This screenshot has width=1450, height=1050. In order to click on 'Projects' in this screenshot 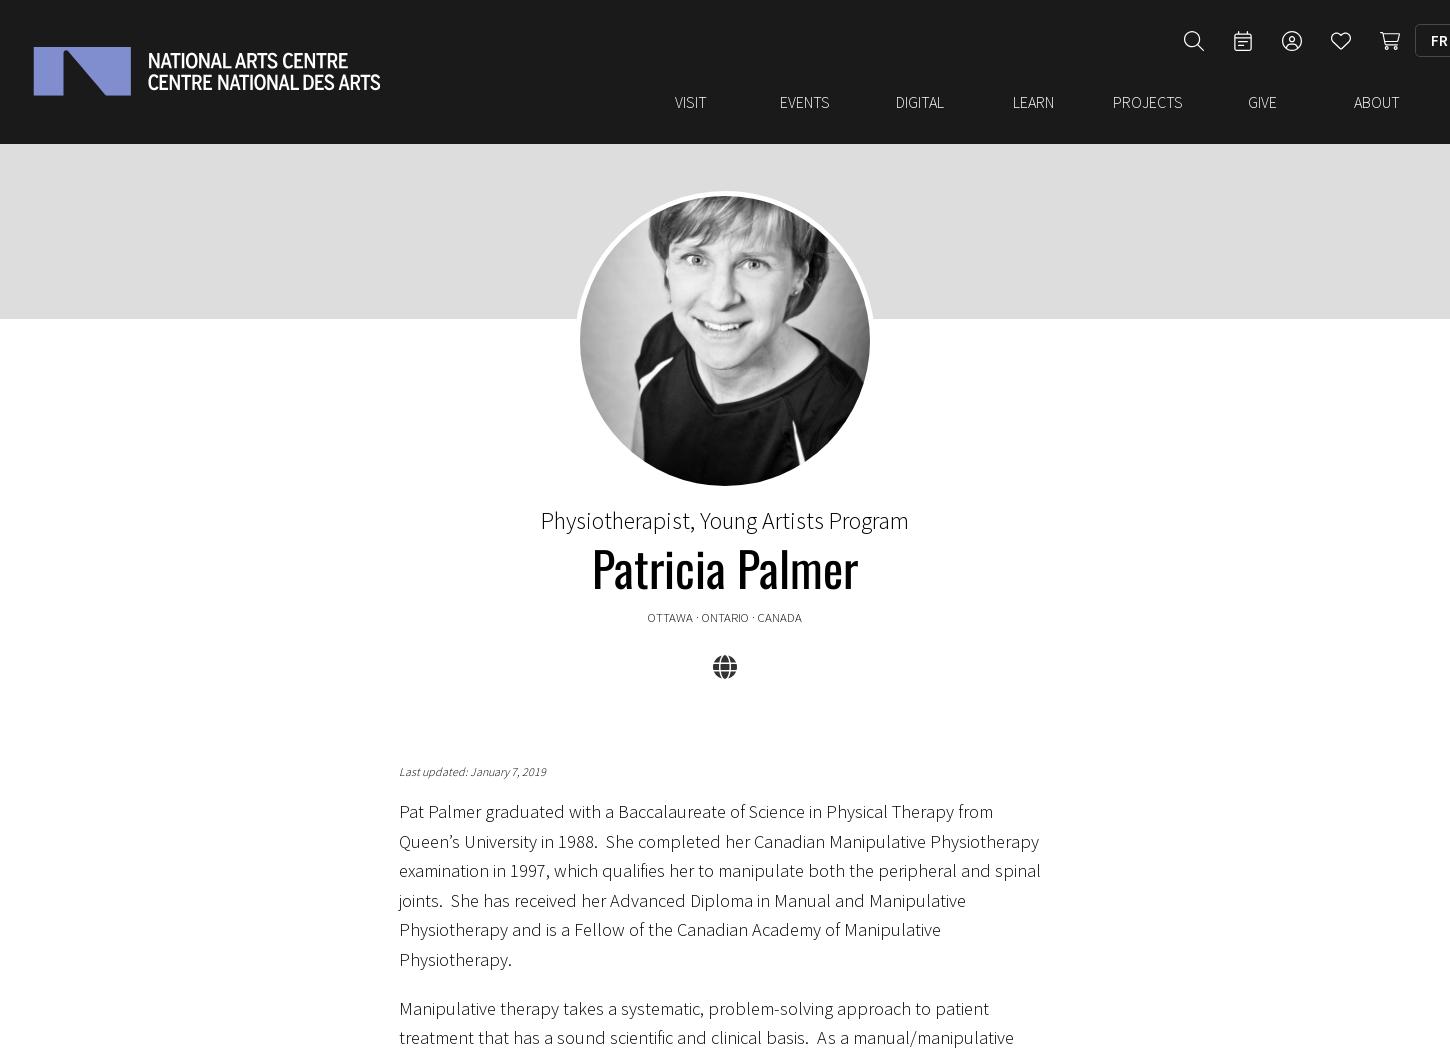, I will do `click(1146, 91)`.